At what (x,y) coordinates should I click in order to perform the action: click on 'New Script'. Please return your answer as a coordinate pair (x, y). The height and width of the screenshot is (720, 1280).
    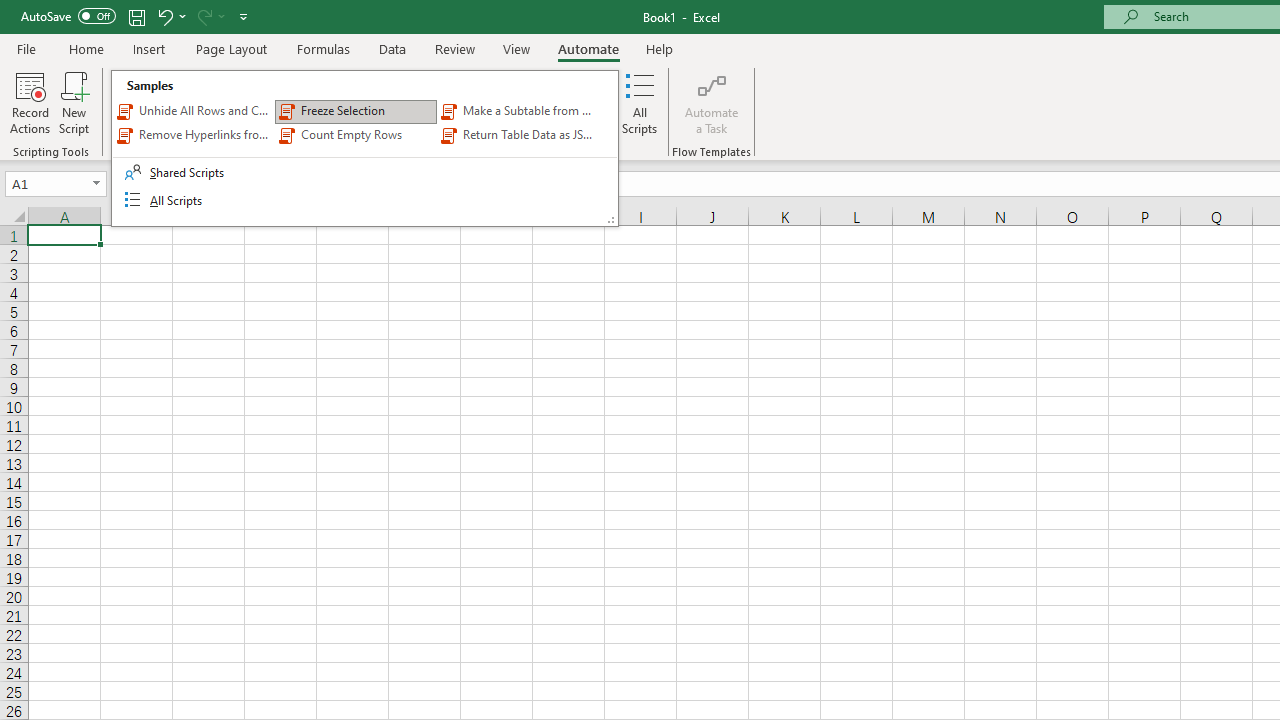
    Looking at the image, I should click on (73, 103).